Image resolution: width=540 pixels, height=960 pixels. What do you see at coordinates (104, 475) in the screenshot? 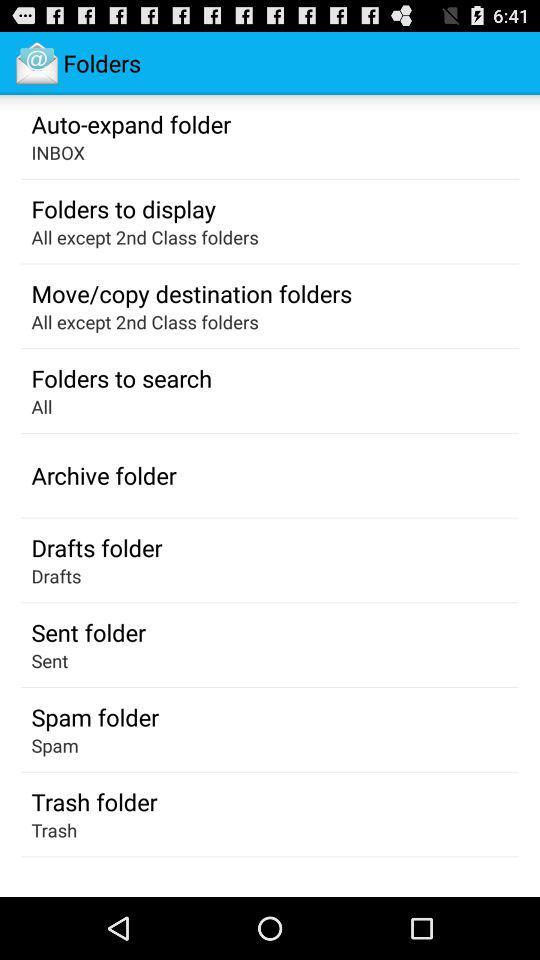
I see `archive folder` at bounding box center [104, 475].